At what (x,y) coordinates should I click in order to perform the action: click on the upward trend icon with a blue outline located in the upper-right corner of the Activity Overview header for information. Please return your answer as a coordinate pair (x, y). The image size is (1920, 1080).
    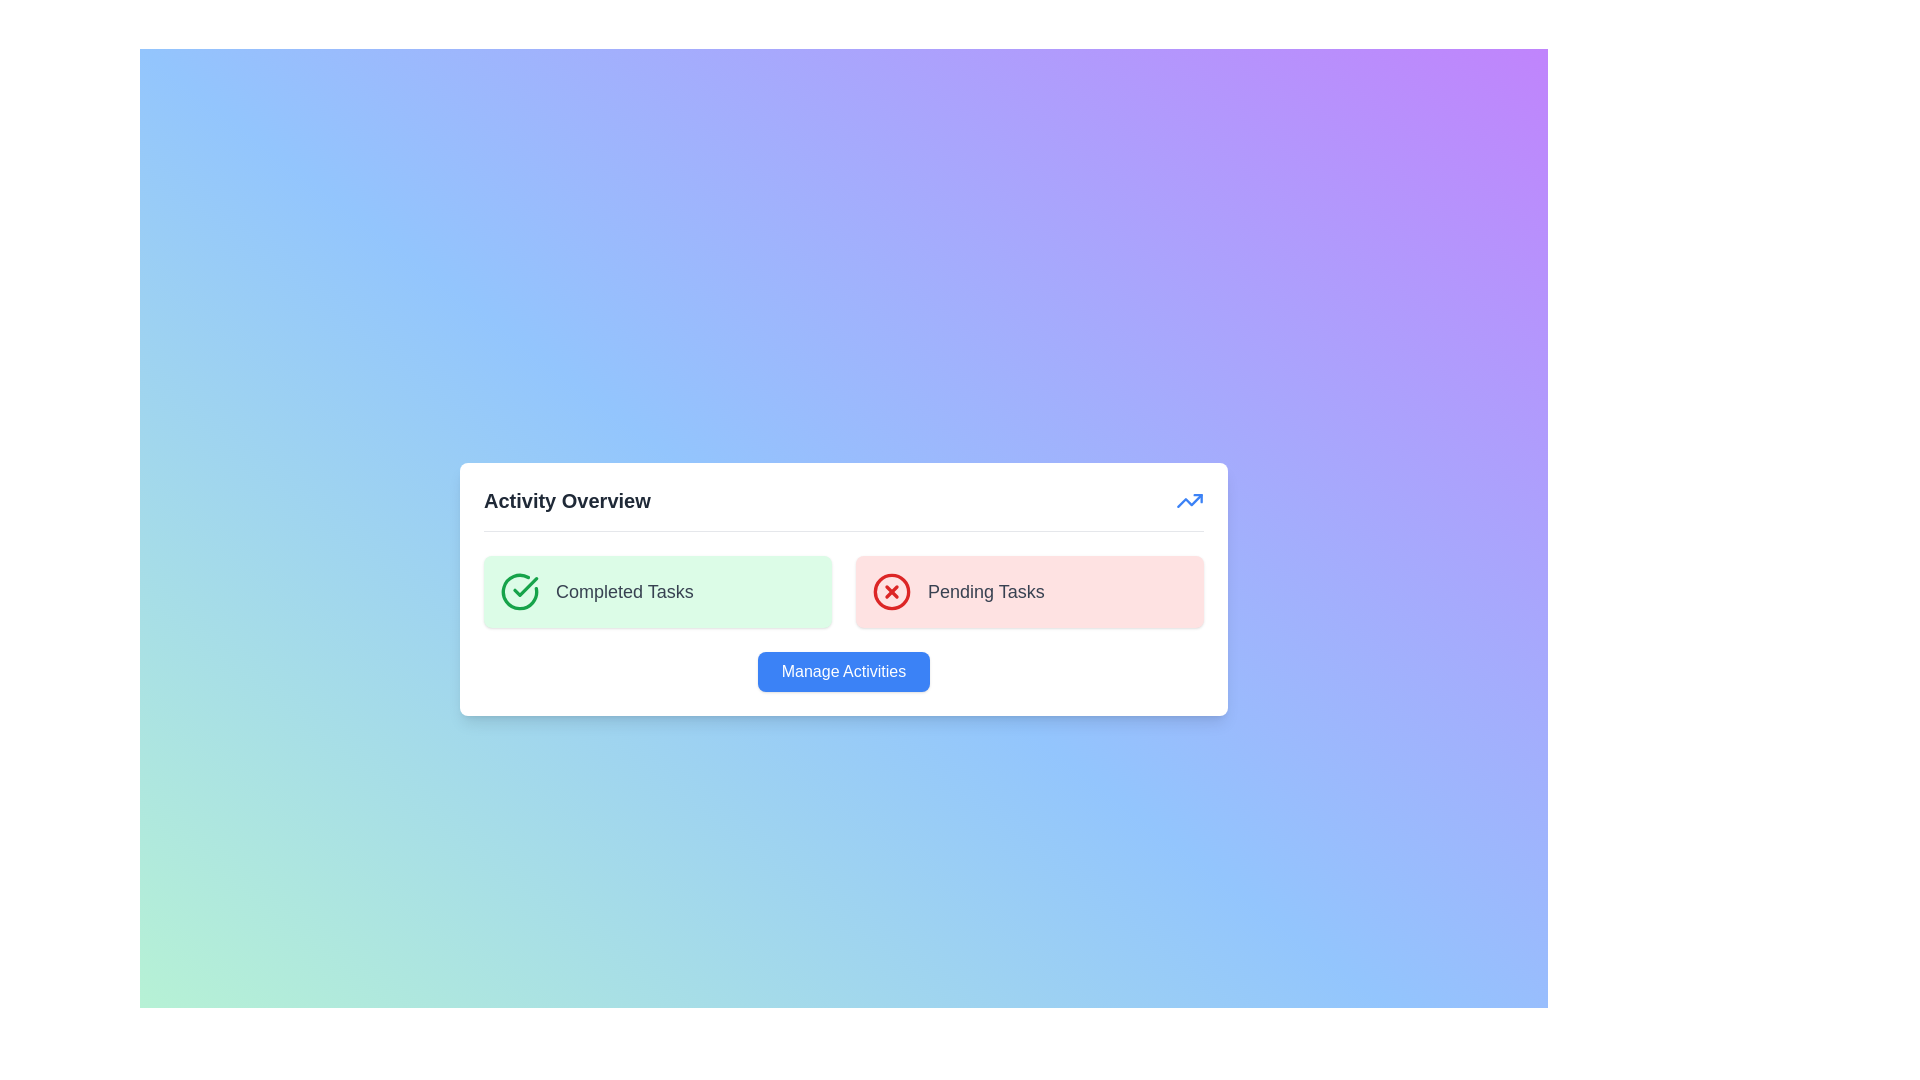
    Looking at the image, I should click on (1190, 499).